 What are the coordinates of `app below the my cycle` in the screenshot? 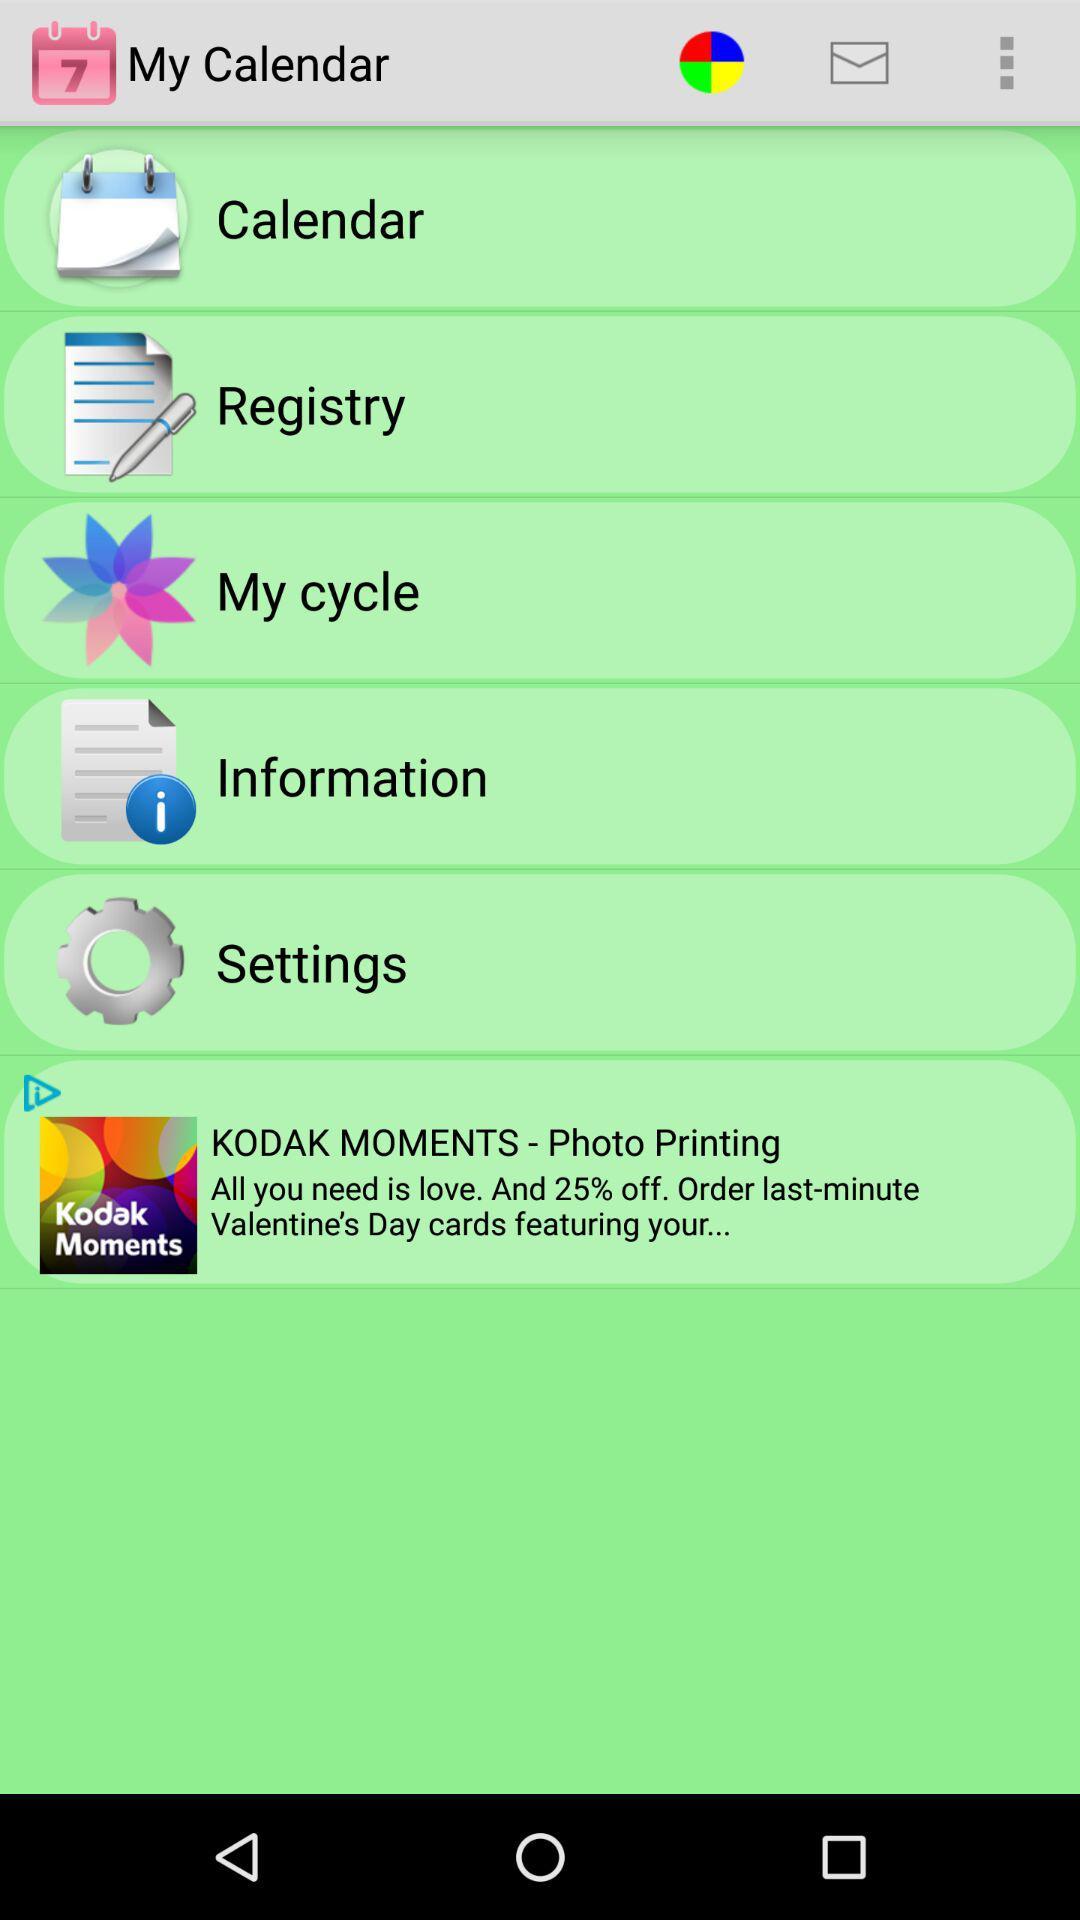 It's located at (351, 774).